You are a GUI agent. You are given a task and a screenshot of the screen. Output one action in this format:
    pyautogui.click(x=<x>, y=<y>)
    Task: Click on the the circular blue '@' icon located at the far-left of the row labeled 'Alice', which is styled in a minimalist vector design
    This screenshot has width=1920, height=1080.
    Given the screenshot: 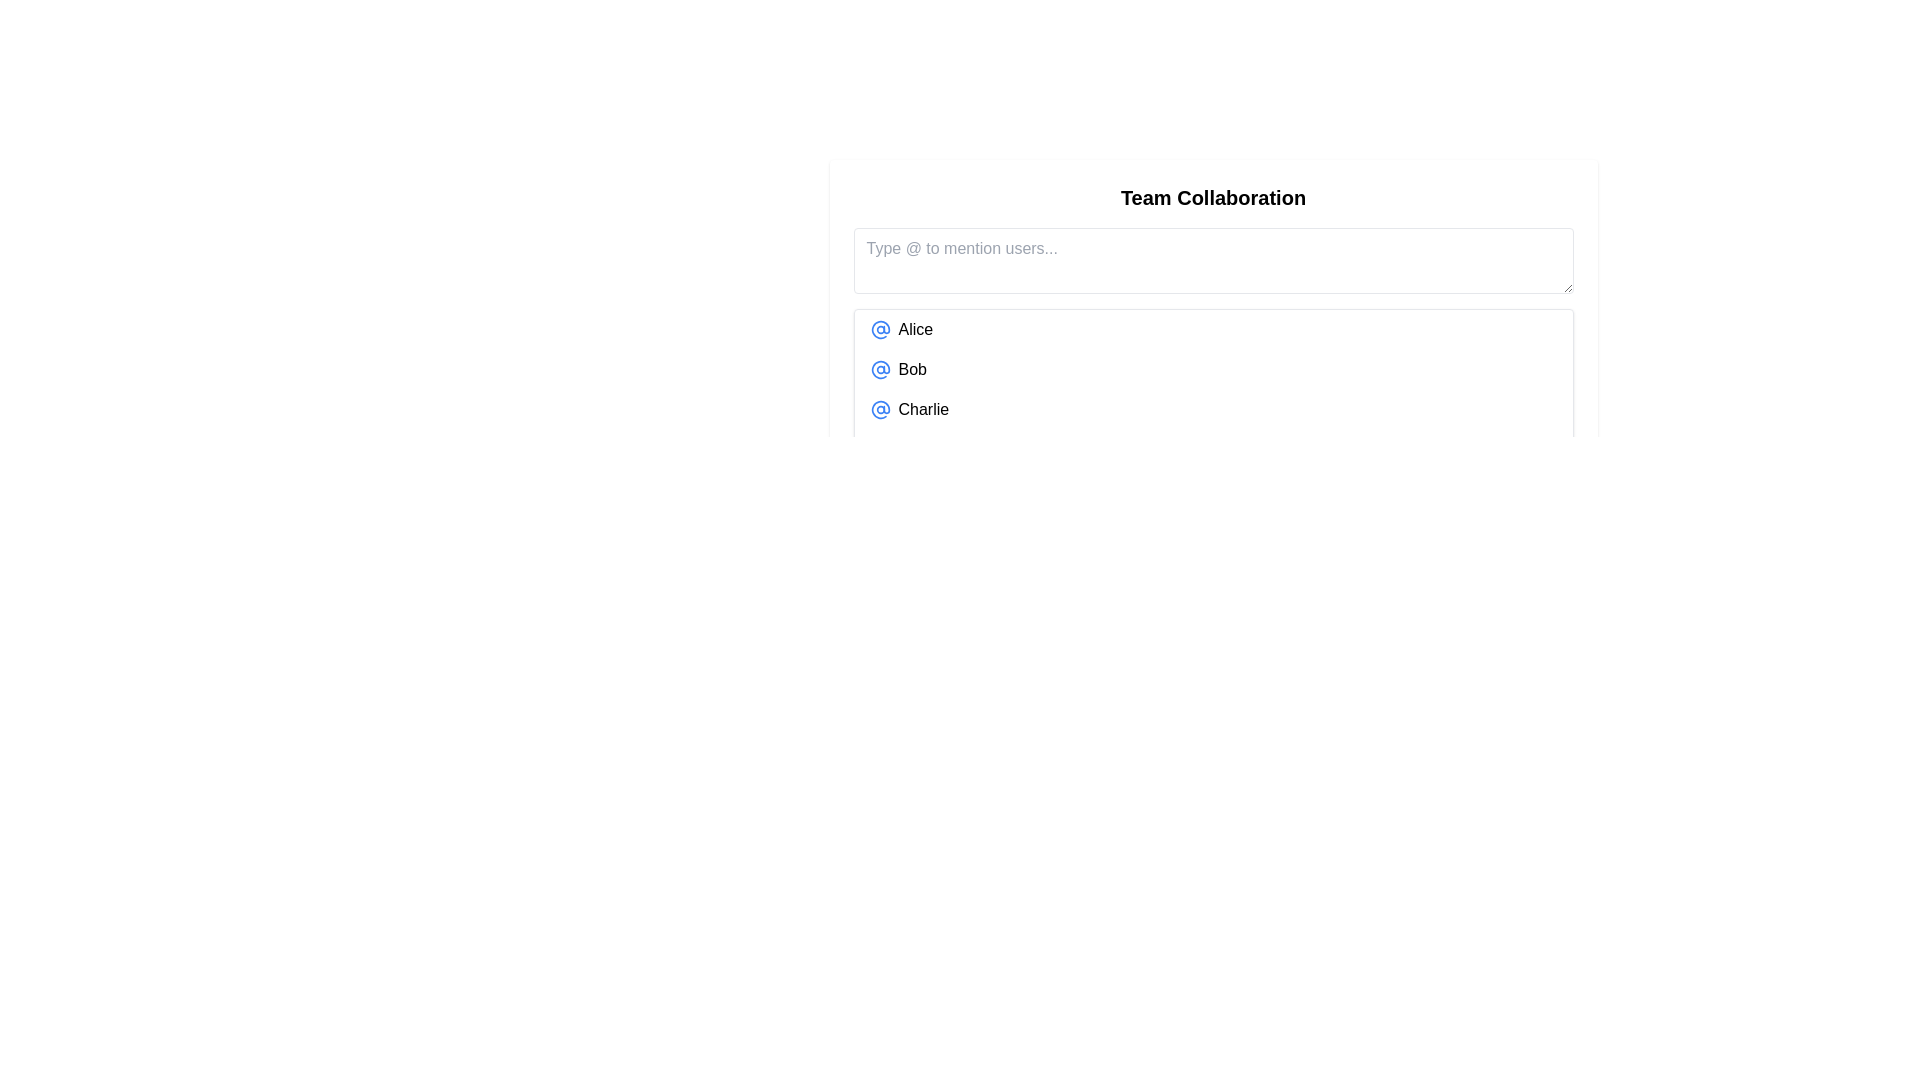 What is the action you would take?
    pyautogui.click(x=880, y=329)
    